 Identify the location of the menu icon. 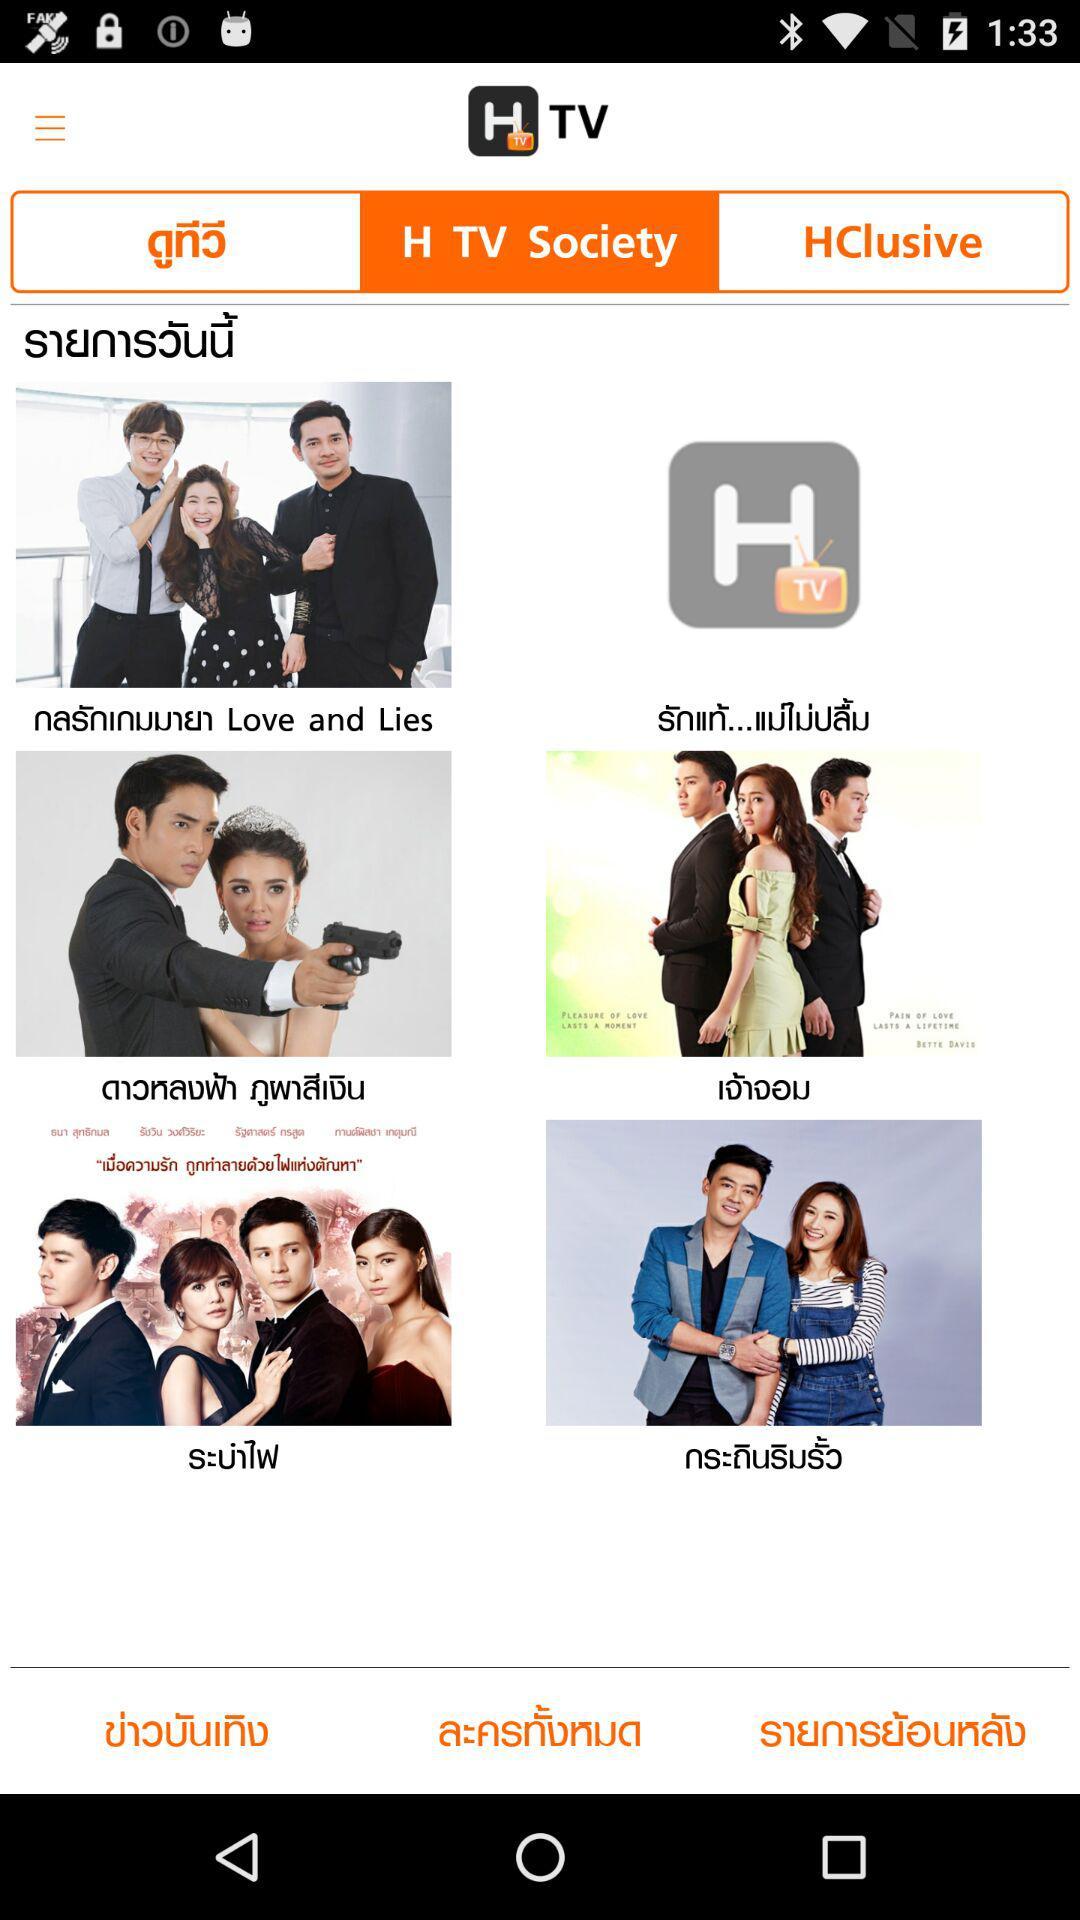
(43, 128).